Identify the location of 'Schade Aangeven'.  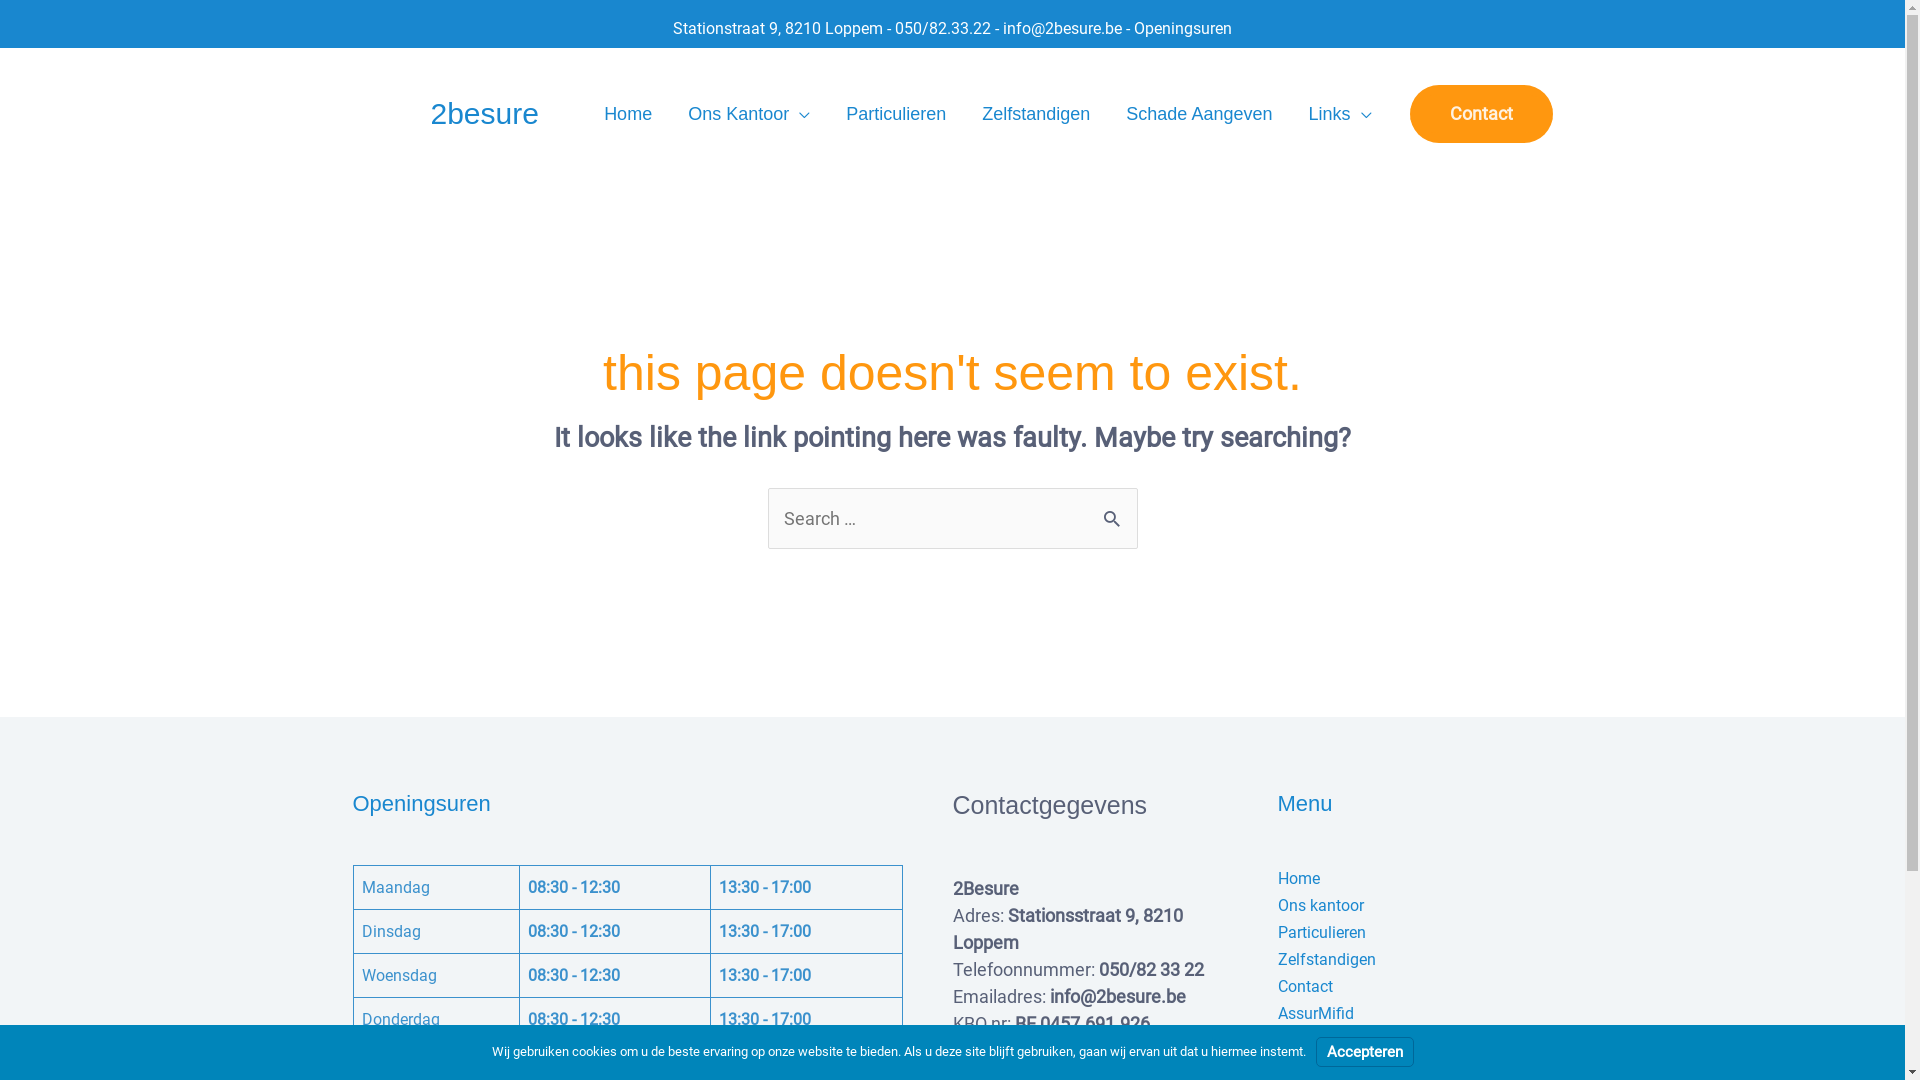
(1199, 114).